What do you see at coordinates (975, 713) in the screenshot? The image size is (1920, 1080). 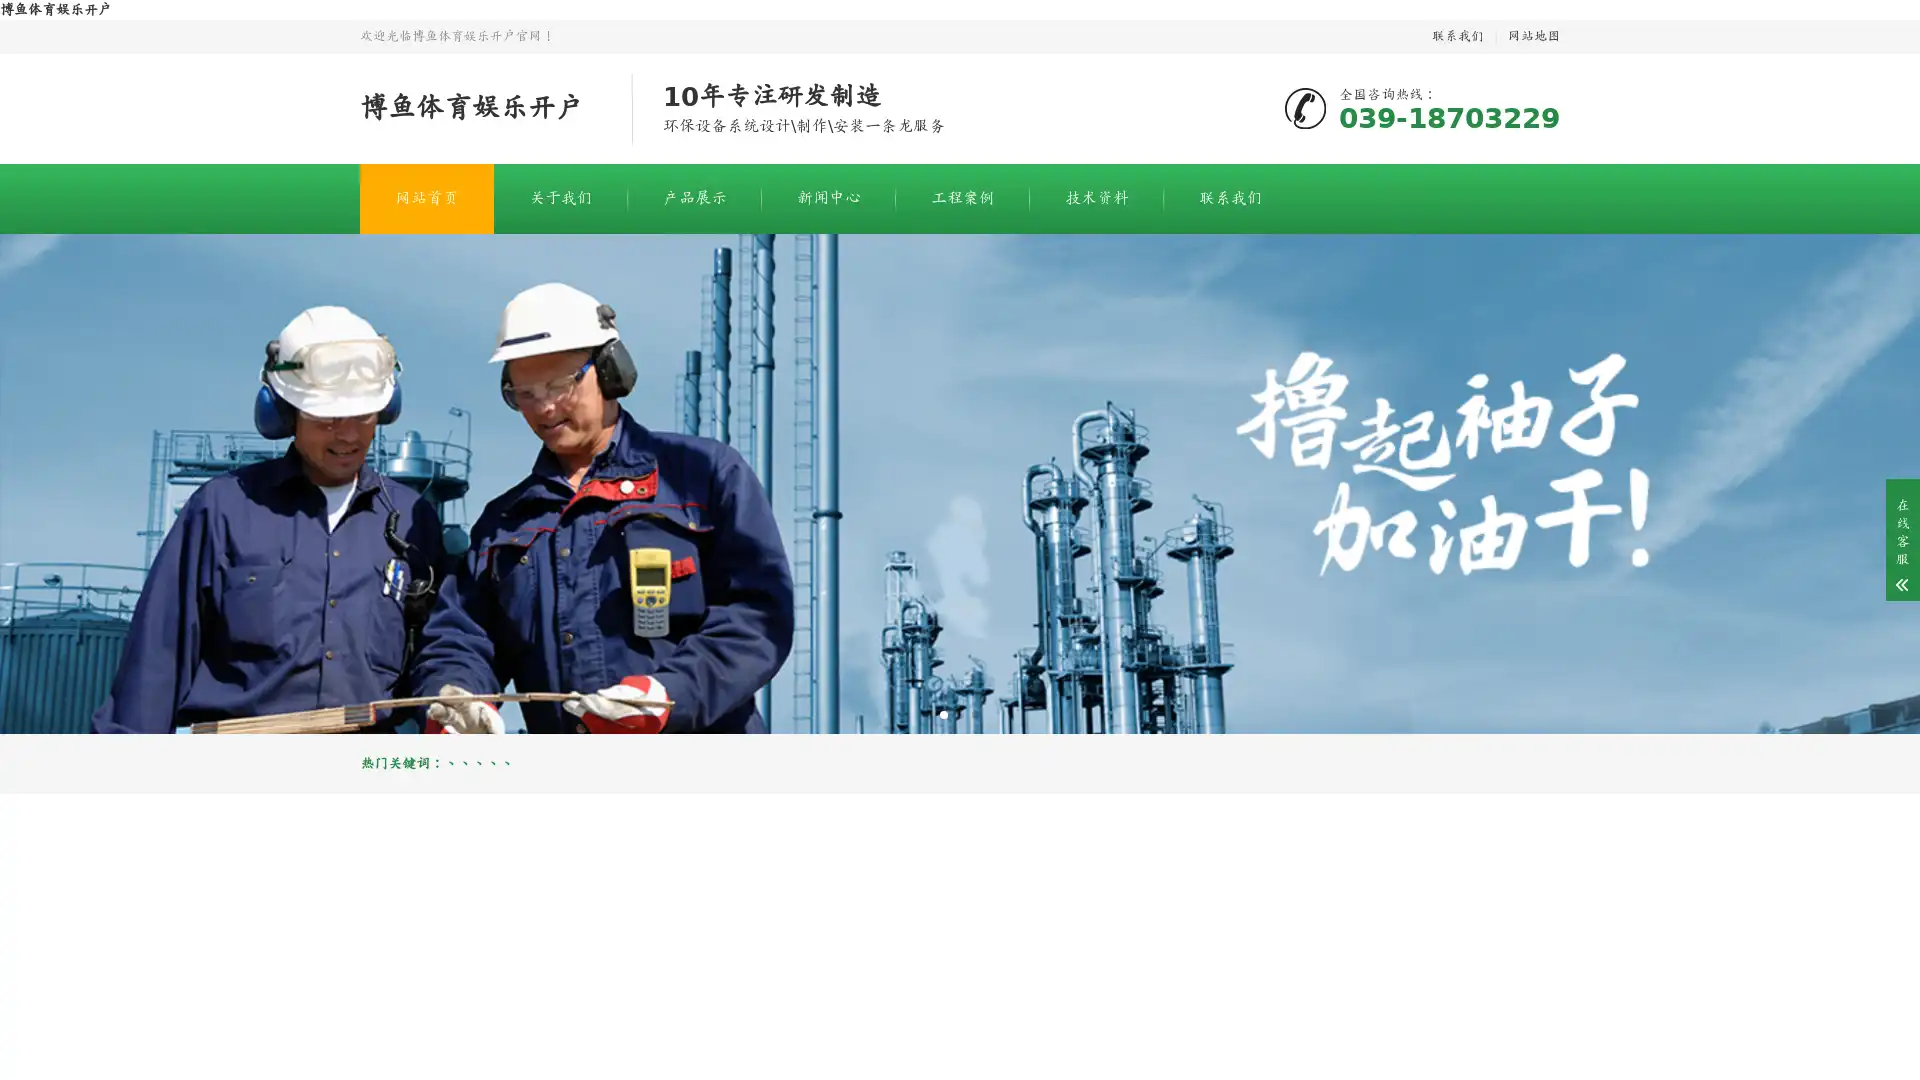 I see `Go to slide 3` at bounding box center [975, 713].